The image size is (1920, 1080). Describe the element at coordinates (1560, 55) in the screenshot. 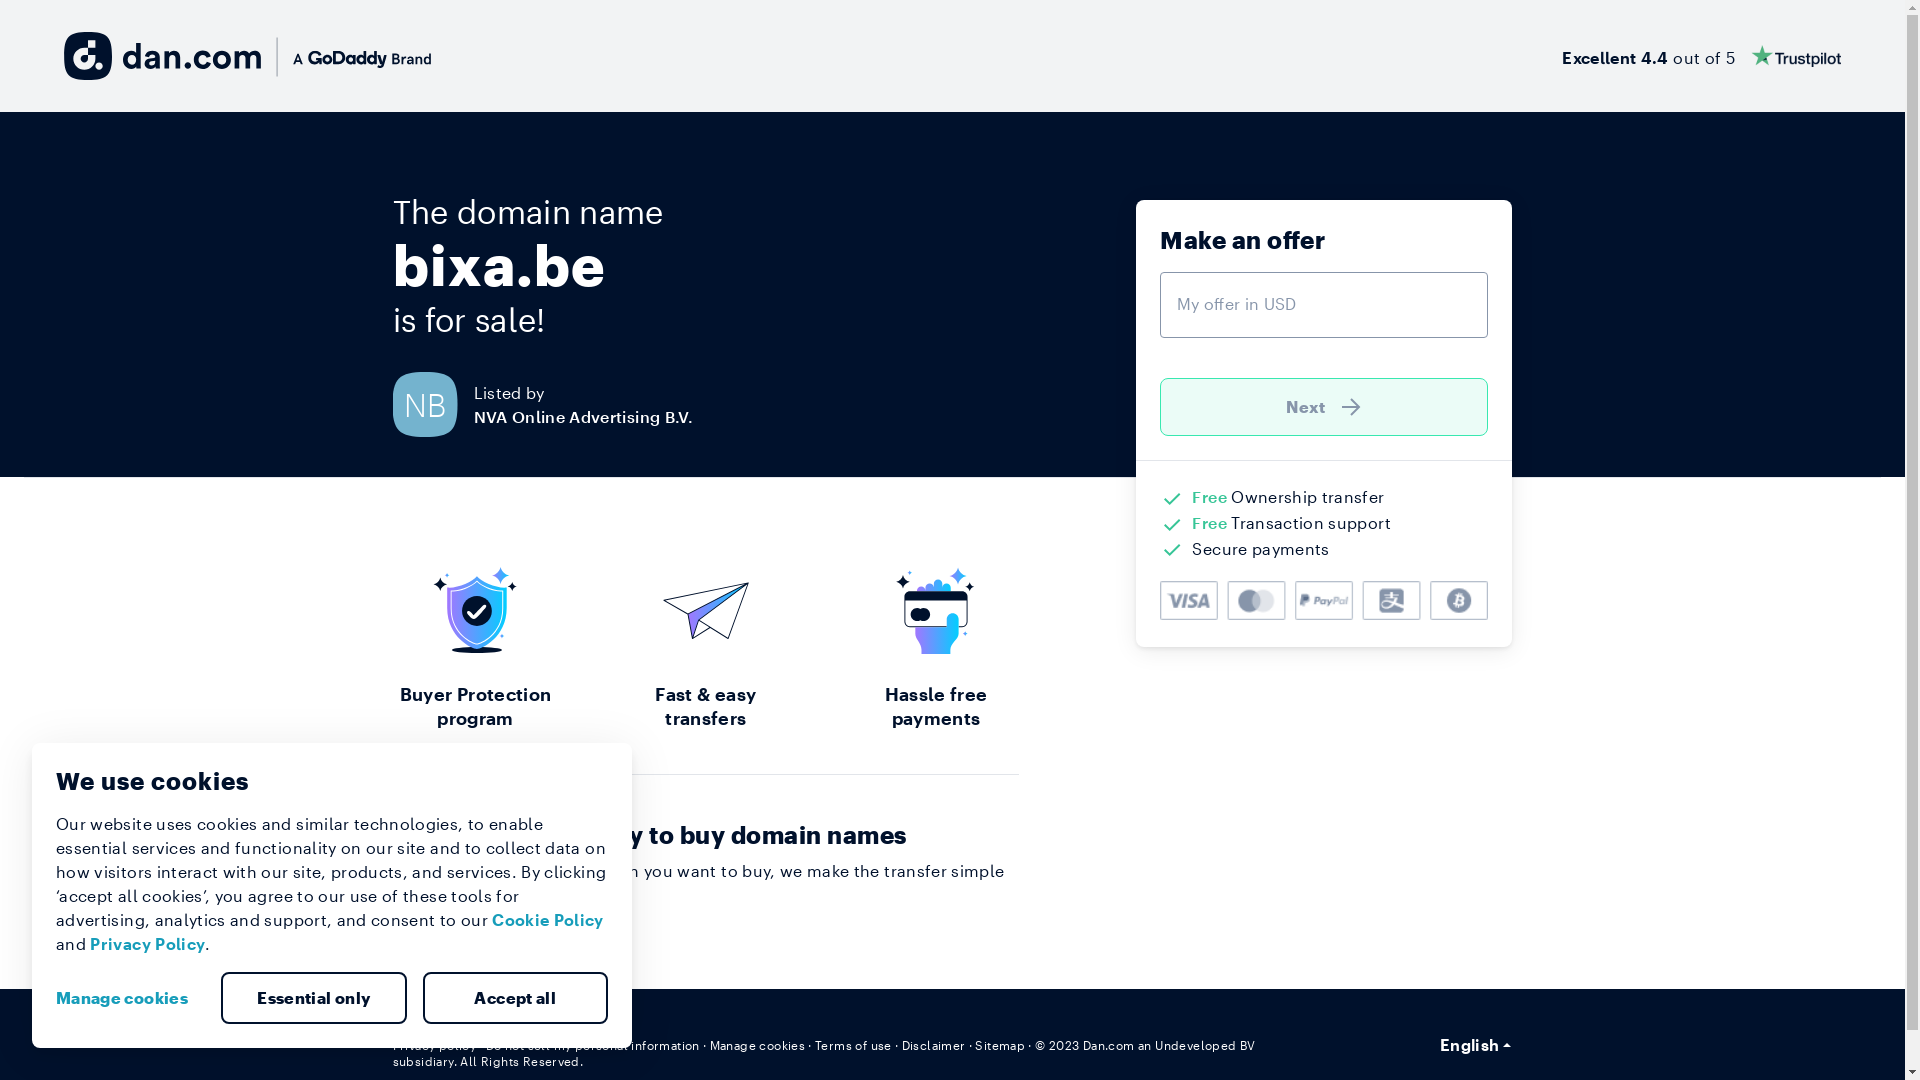

I see `'Excellent 4.4 out of 5'` at that location.